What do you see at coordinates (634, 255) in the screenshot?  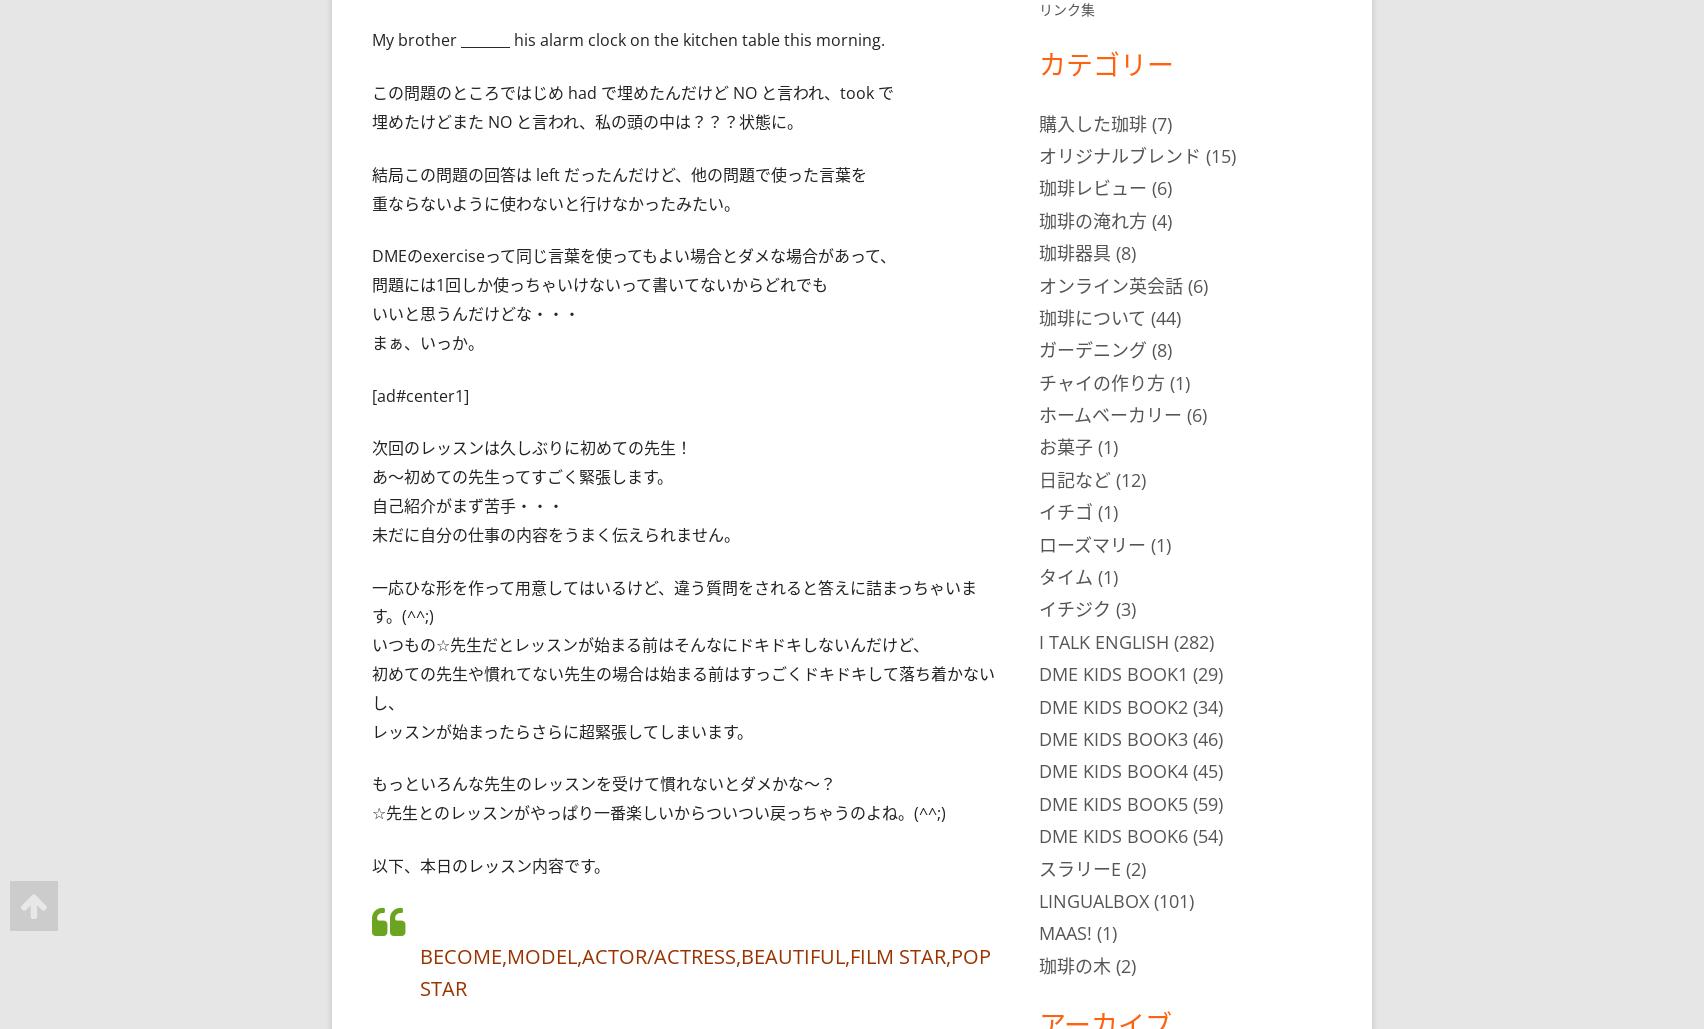 I see `'DMEのexerciseって同じ言葉を使ってもよい場合とダメな場合があって、'` at bounding box center [634, 255].